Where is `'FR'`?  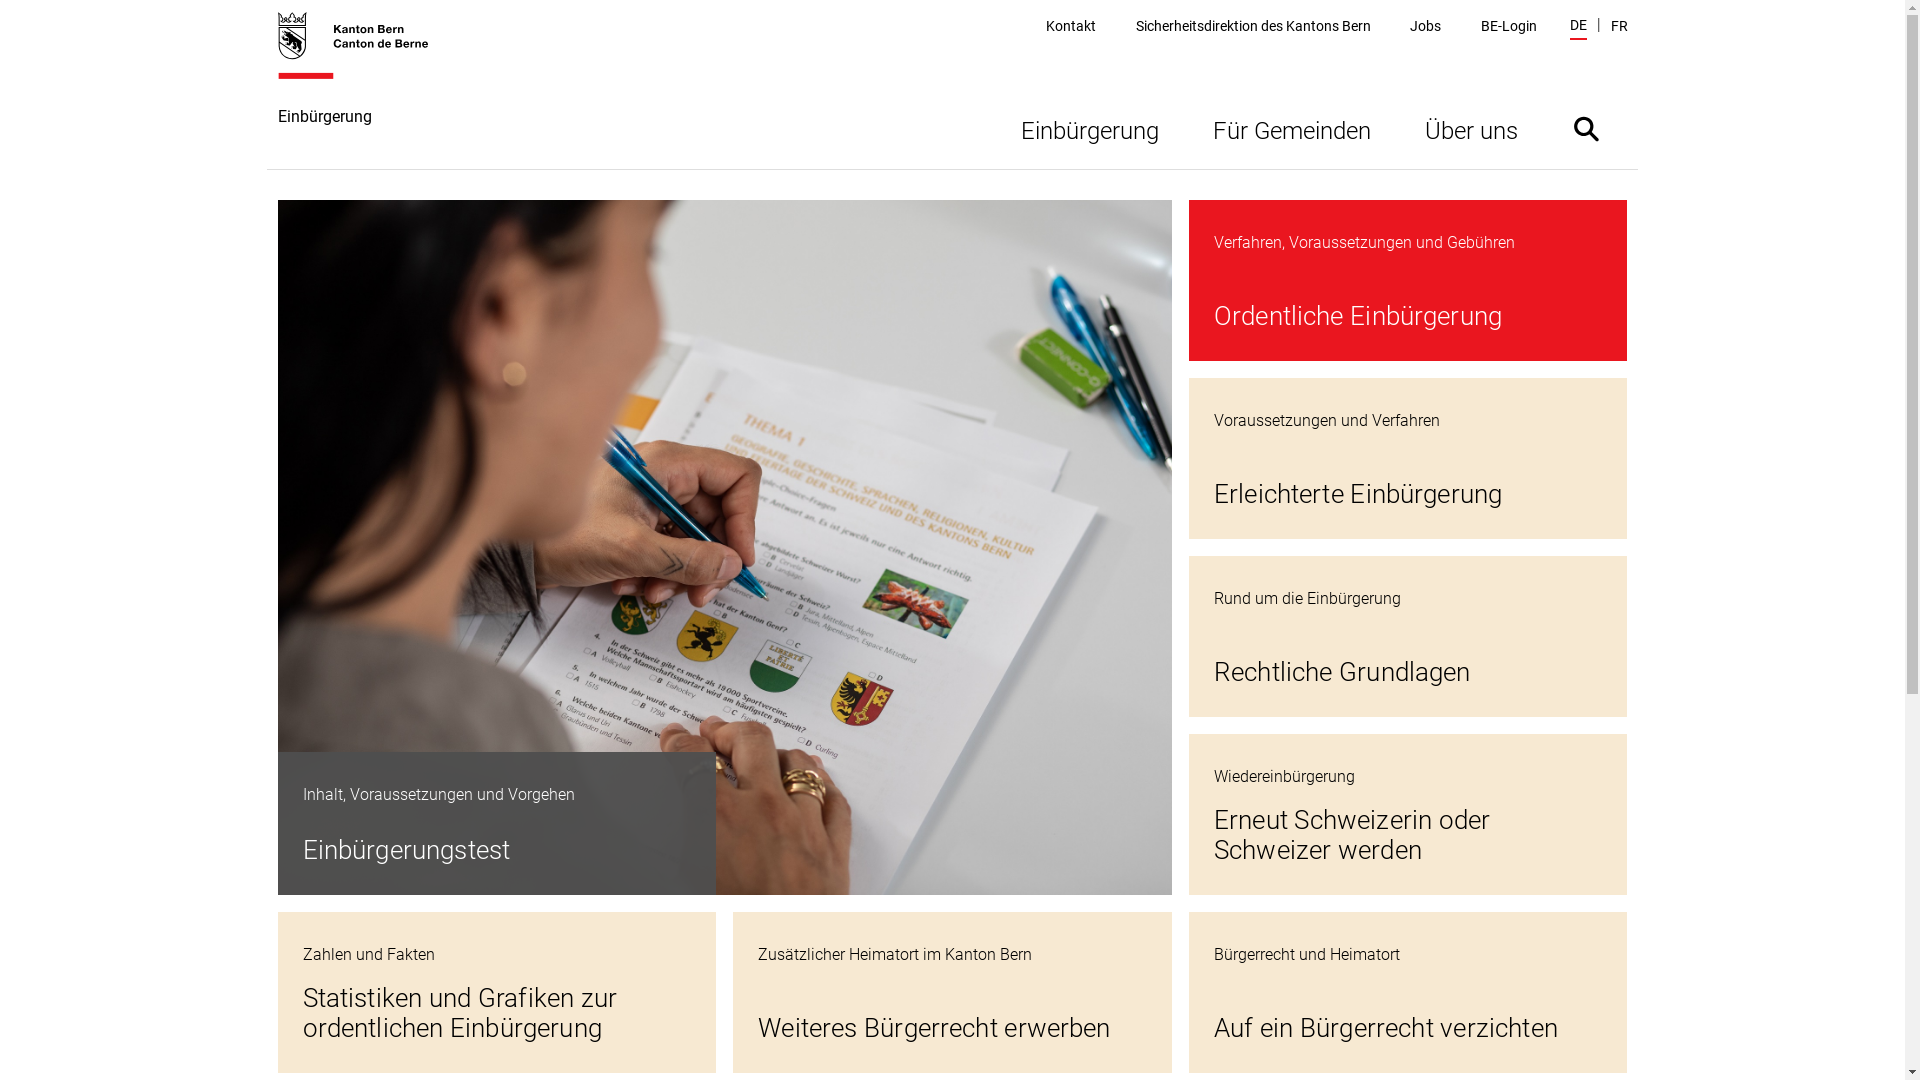 'FR' is located at coordinates (1618, 26).